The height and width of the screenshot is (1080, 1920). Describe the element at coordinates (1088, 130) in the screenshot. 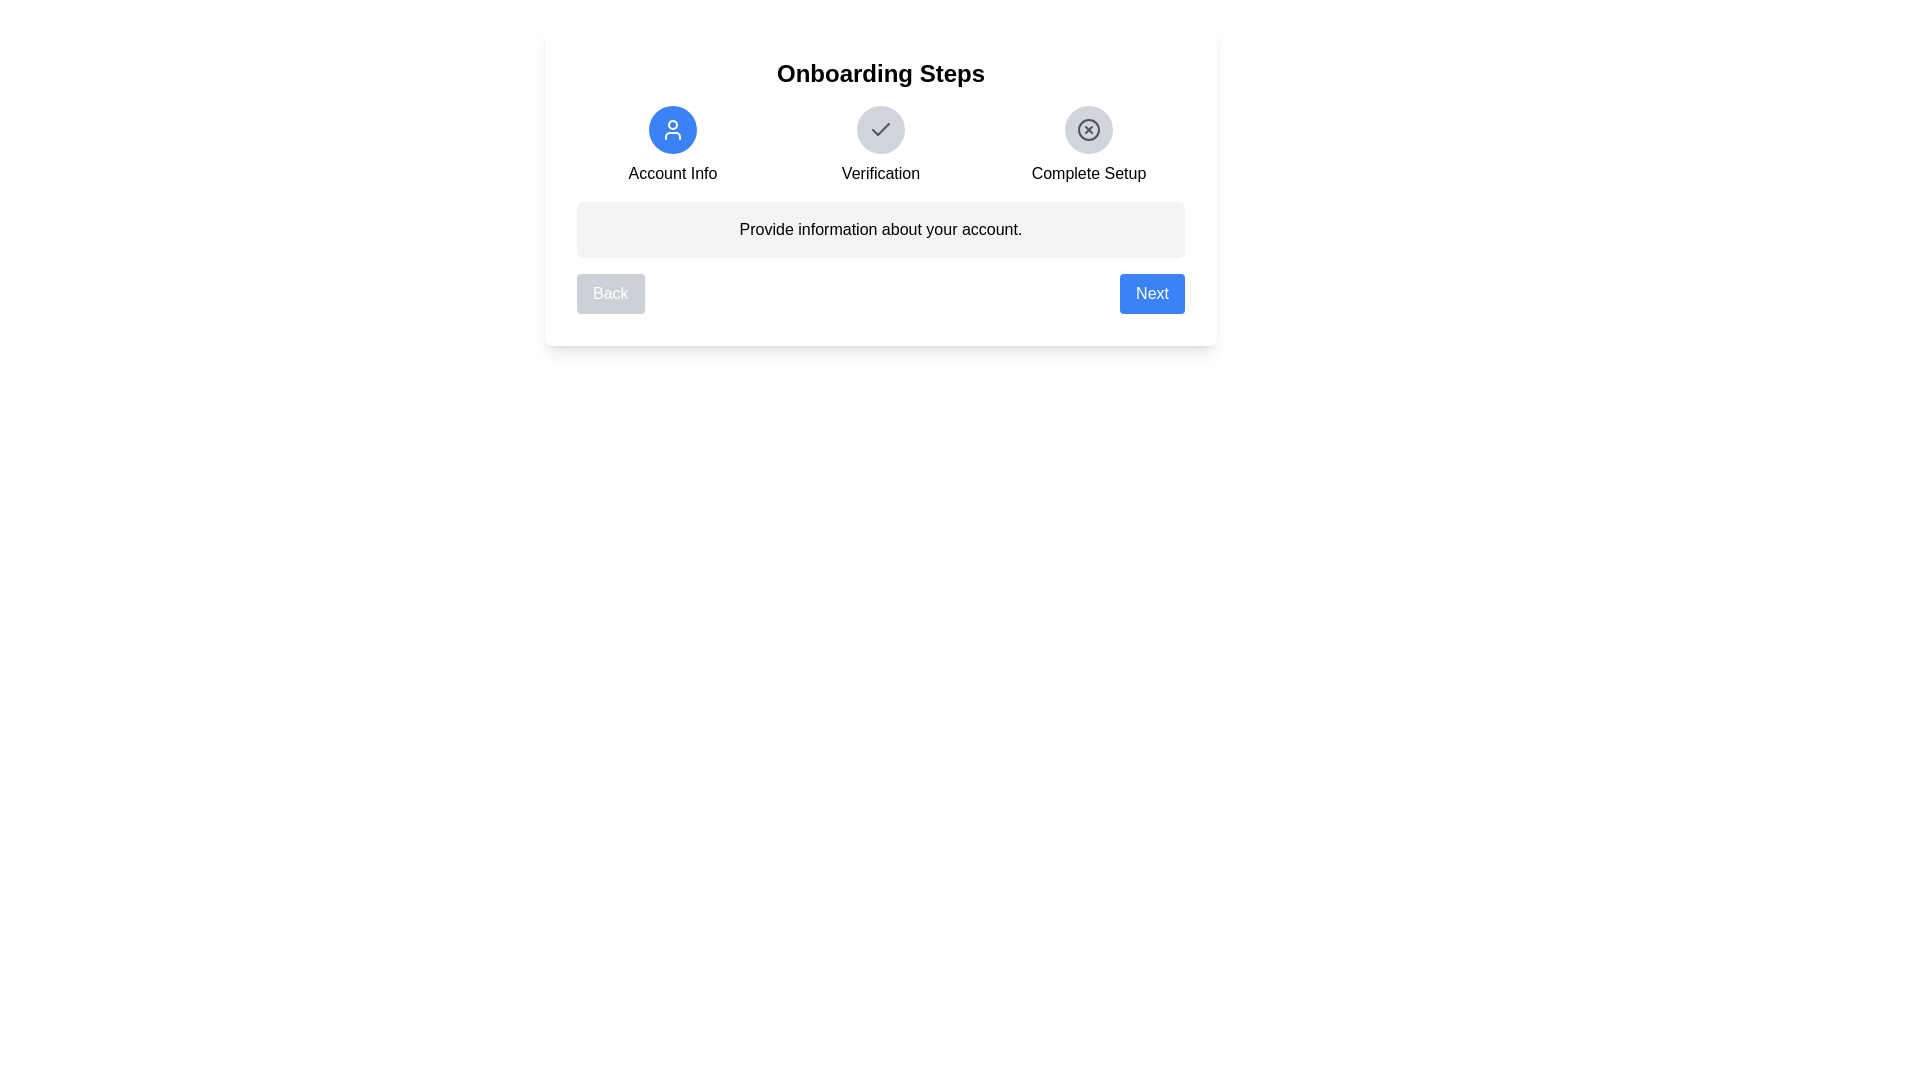

I see `the step icon for Complete Setup to navigate to that step` at that location.